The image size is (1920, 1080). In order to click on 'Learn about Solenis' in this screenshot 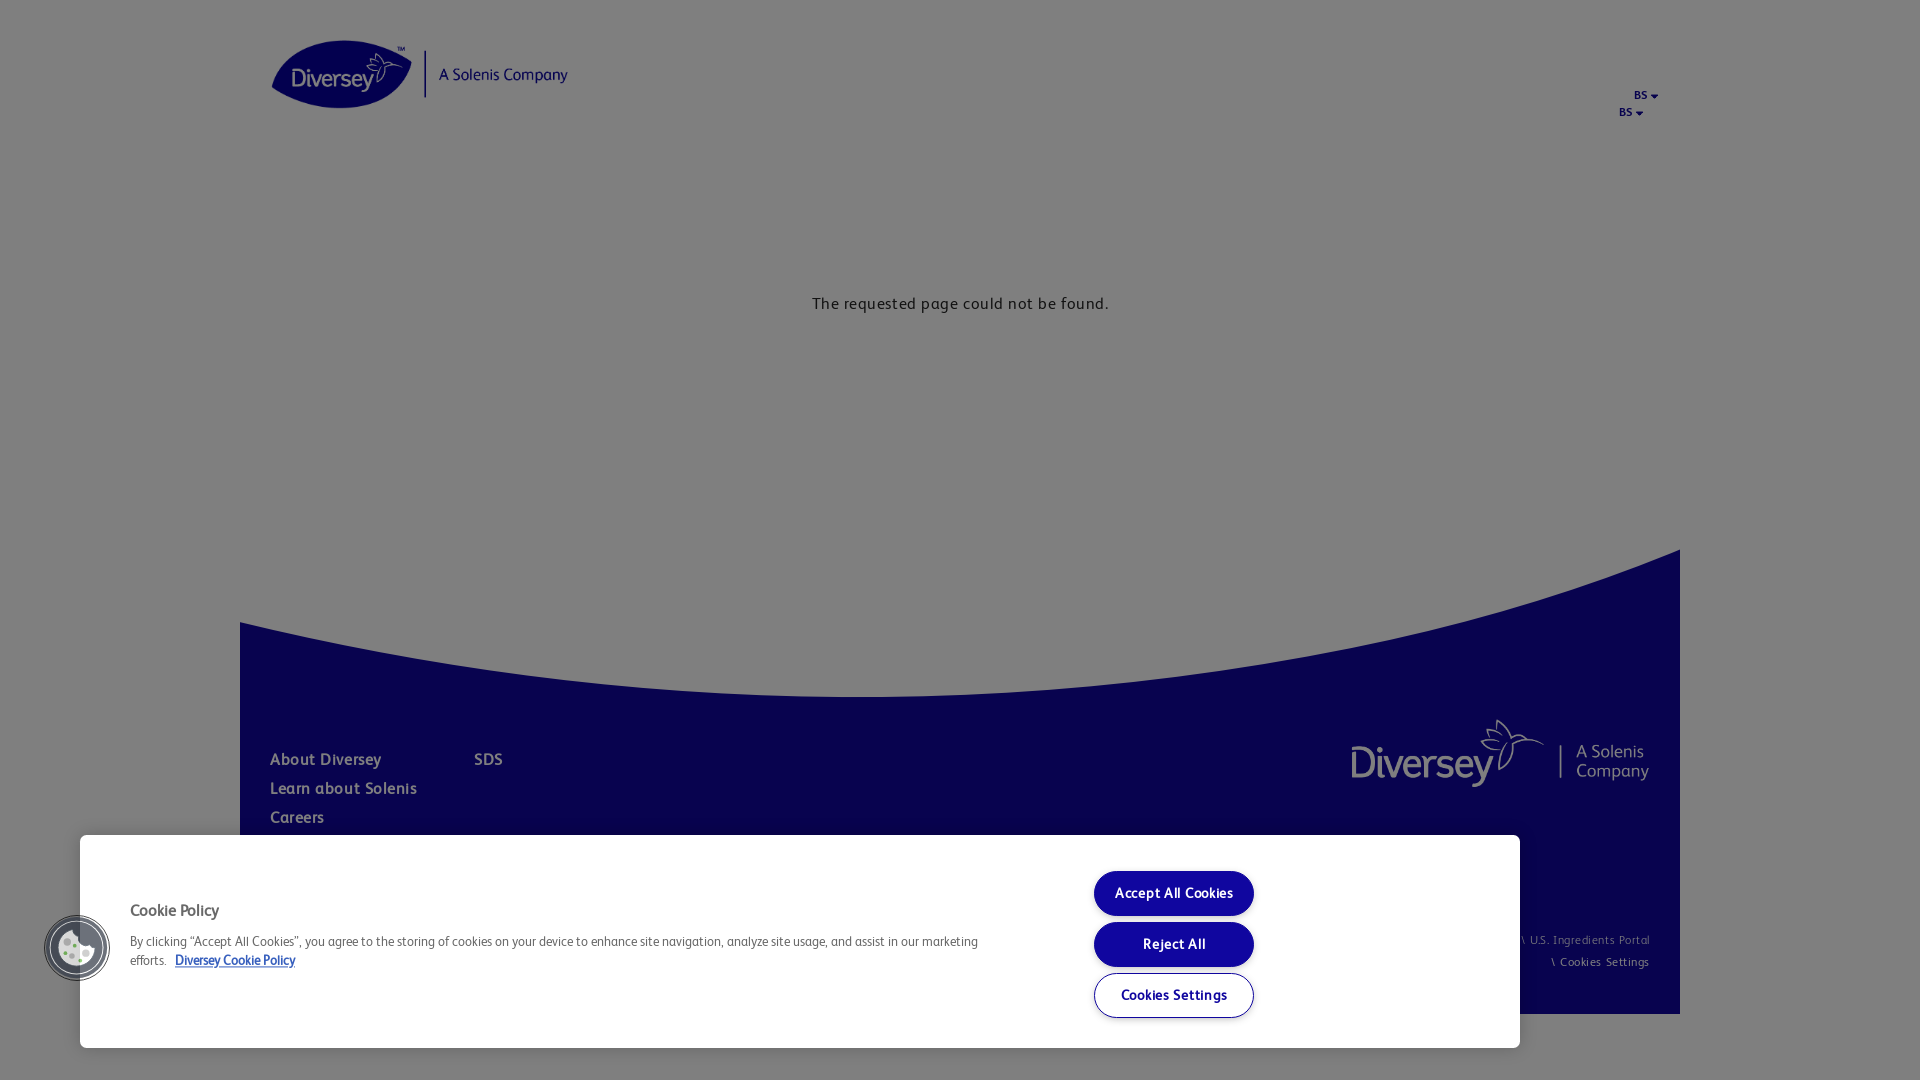, I will do `click(366, 788)`.